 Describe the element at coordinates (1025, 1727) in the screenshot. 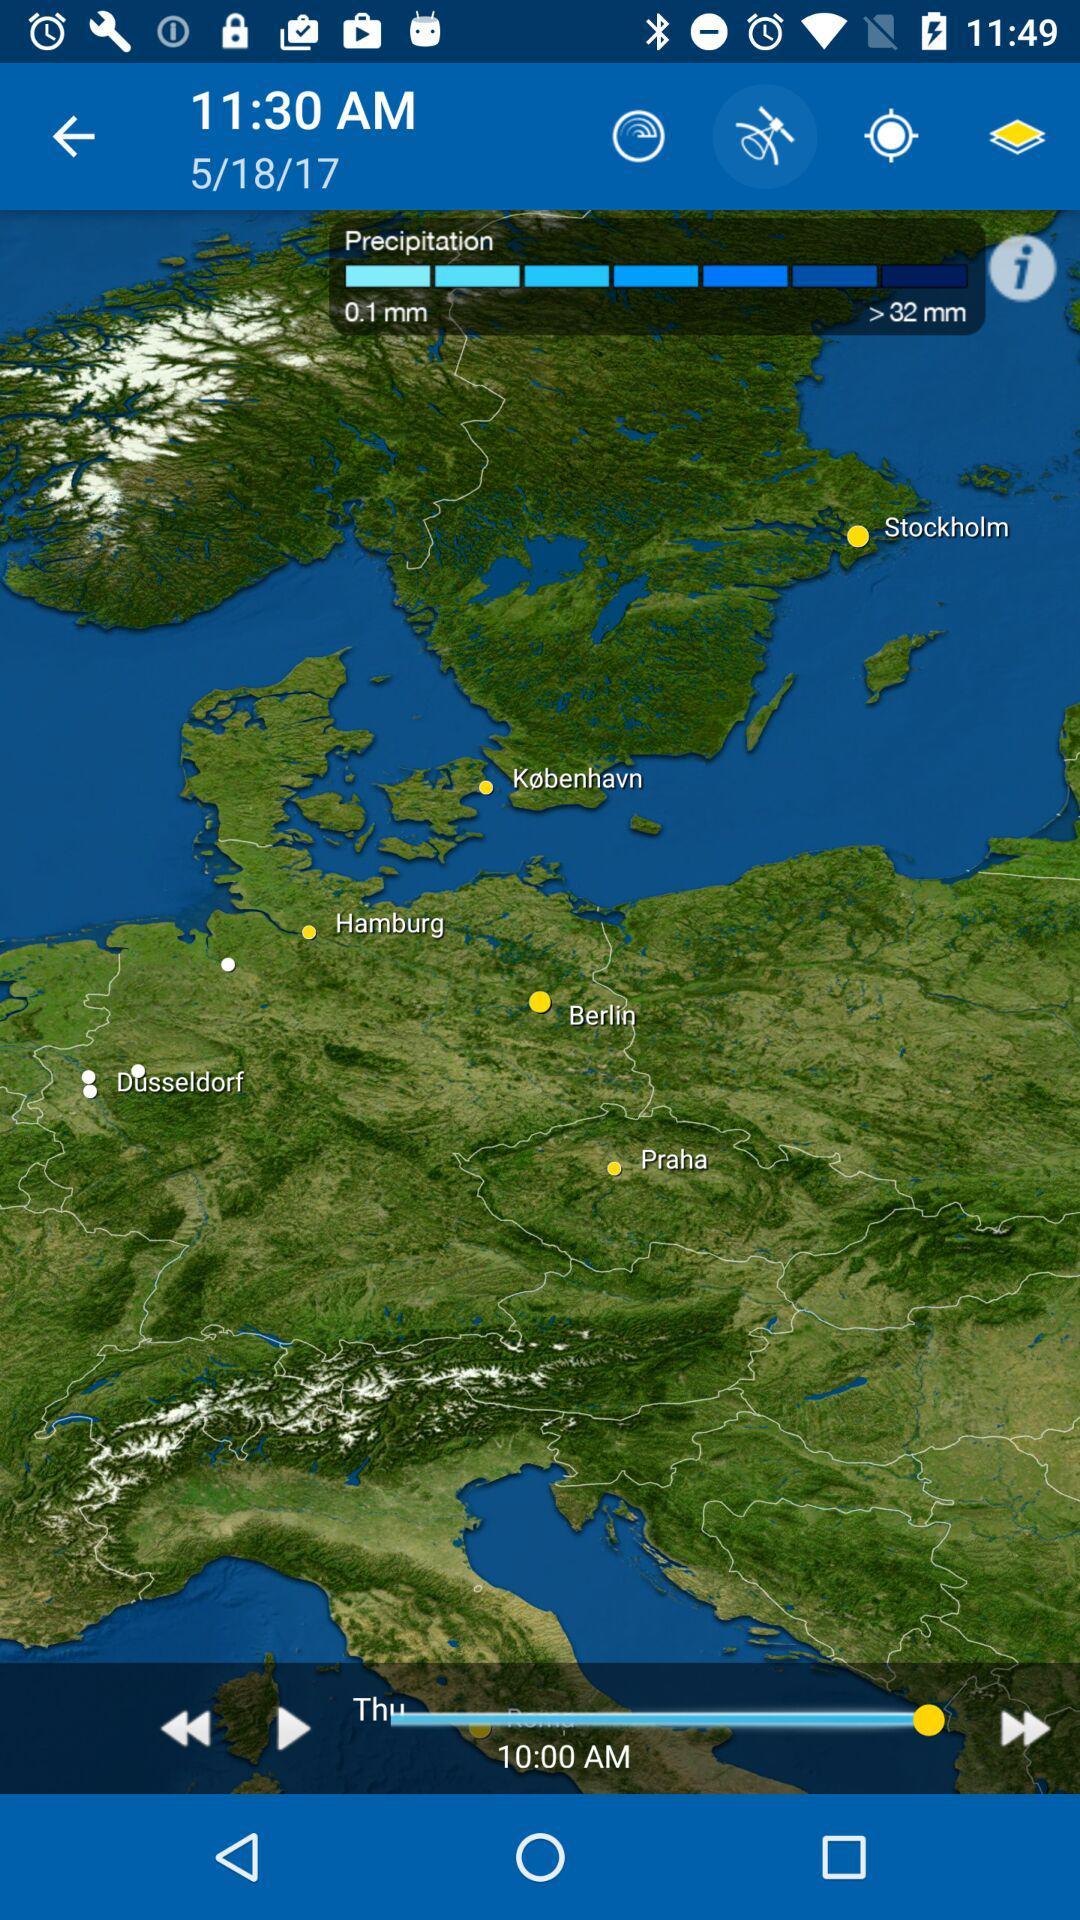

I see `the av_forward icon` at that location.